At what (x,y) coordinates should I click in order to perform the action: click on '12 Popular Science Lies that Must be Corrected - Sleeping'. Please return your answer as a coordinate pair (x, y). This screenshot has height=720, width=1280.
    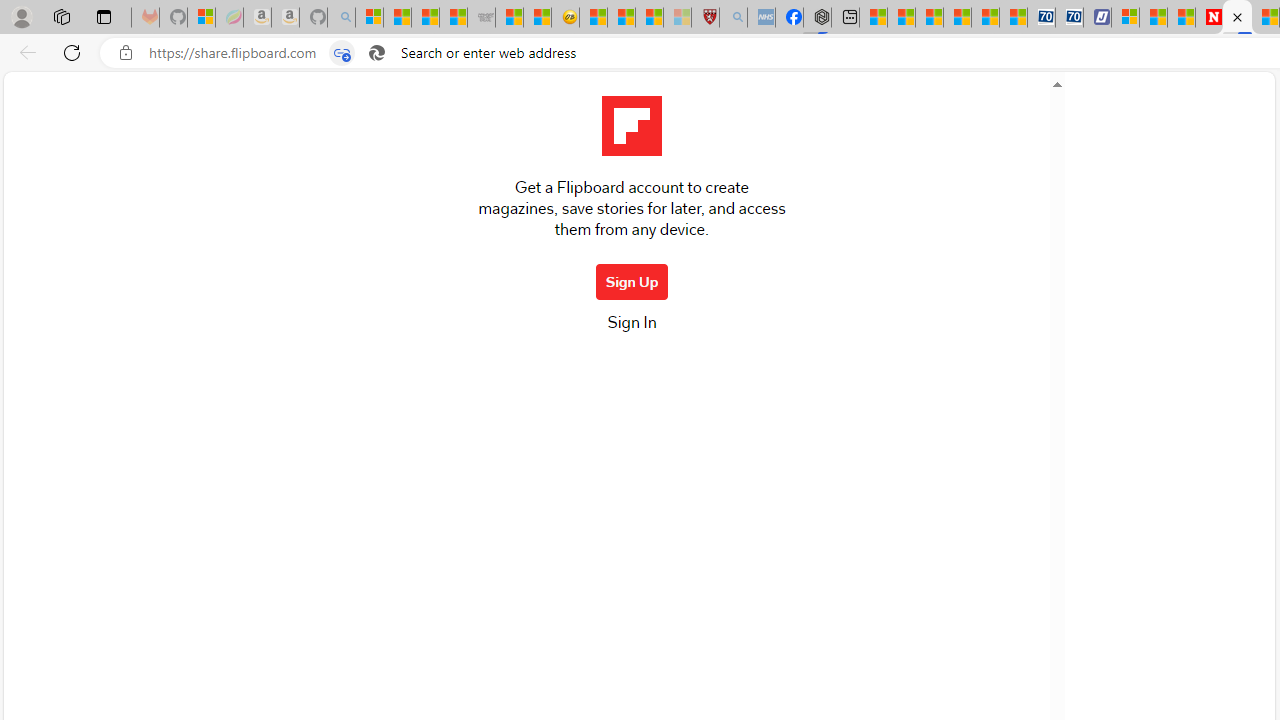
    Looking at the image, I should click on (677, 17).